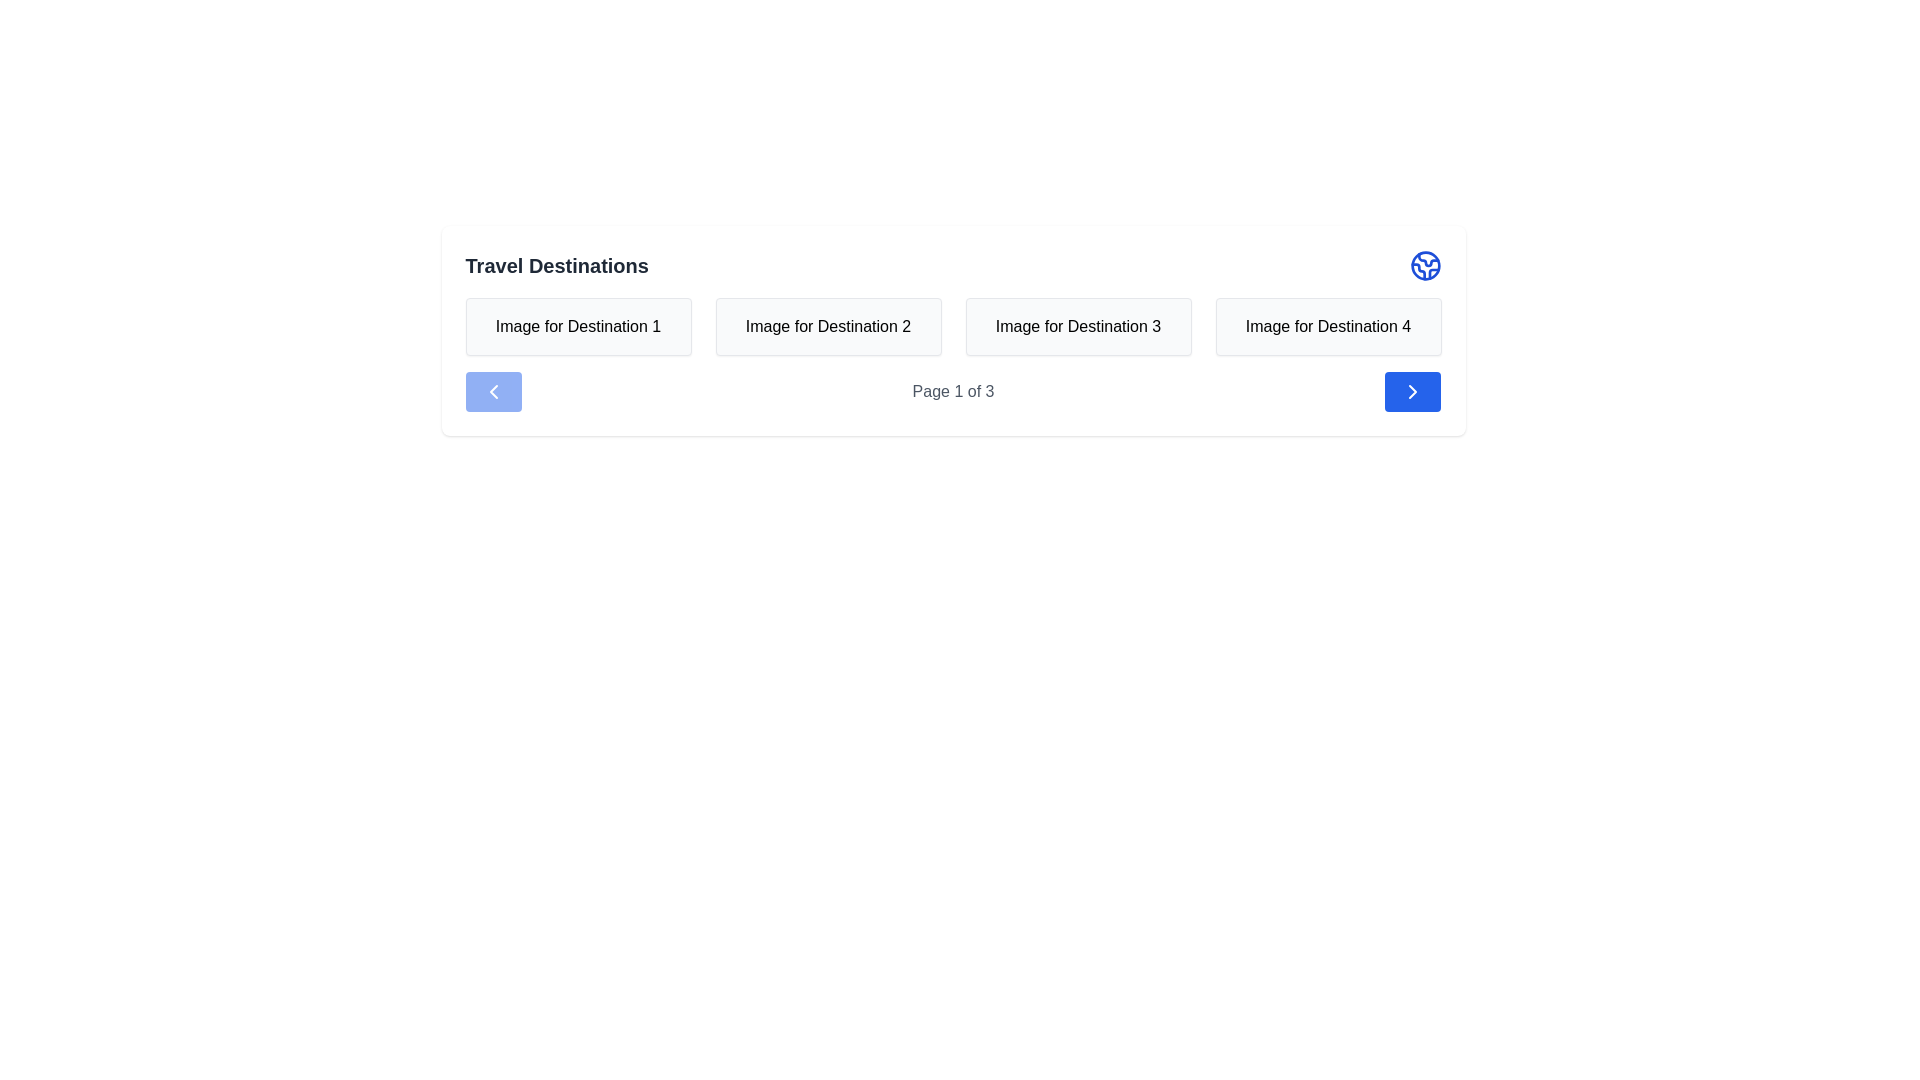 The height and width of the screenshot is (1080, 1920). What do you see at coordinates (1412, 392) in the screenshot?
I see `the navigation button located at the rightmost section of the horizontal navigation bar to proceed to the next page` at bounding box center [1412, 392].